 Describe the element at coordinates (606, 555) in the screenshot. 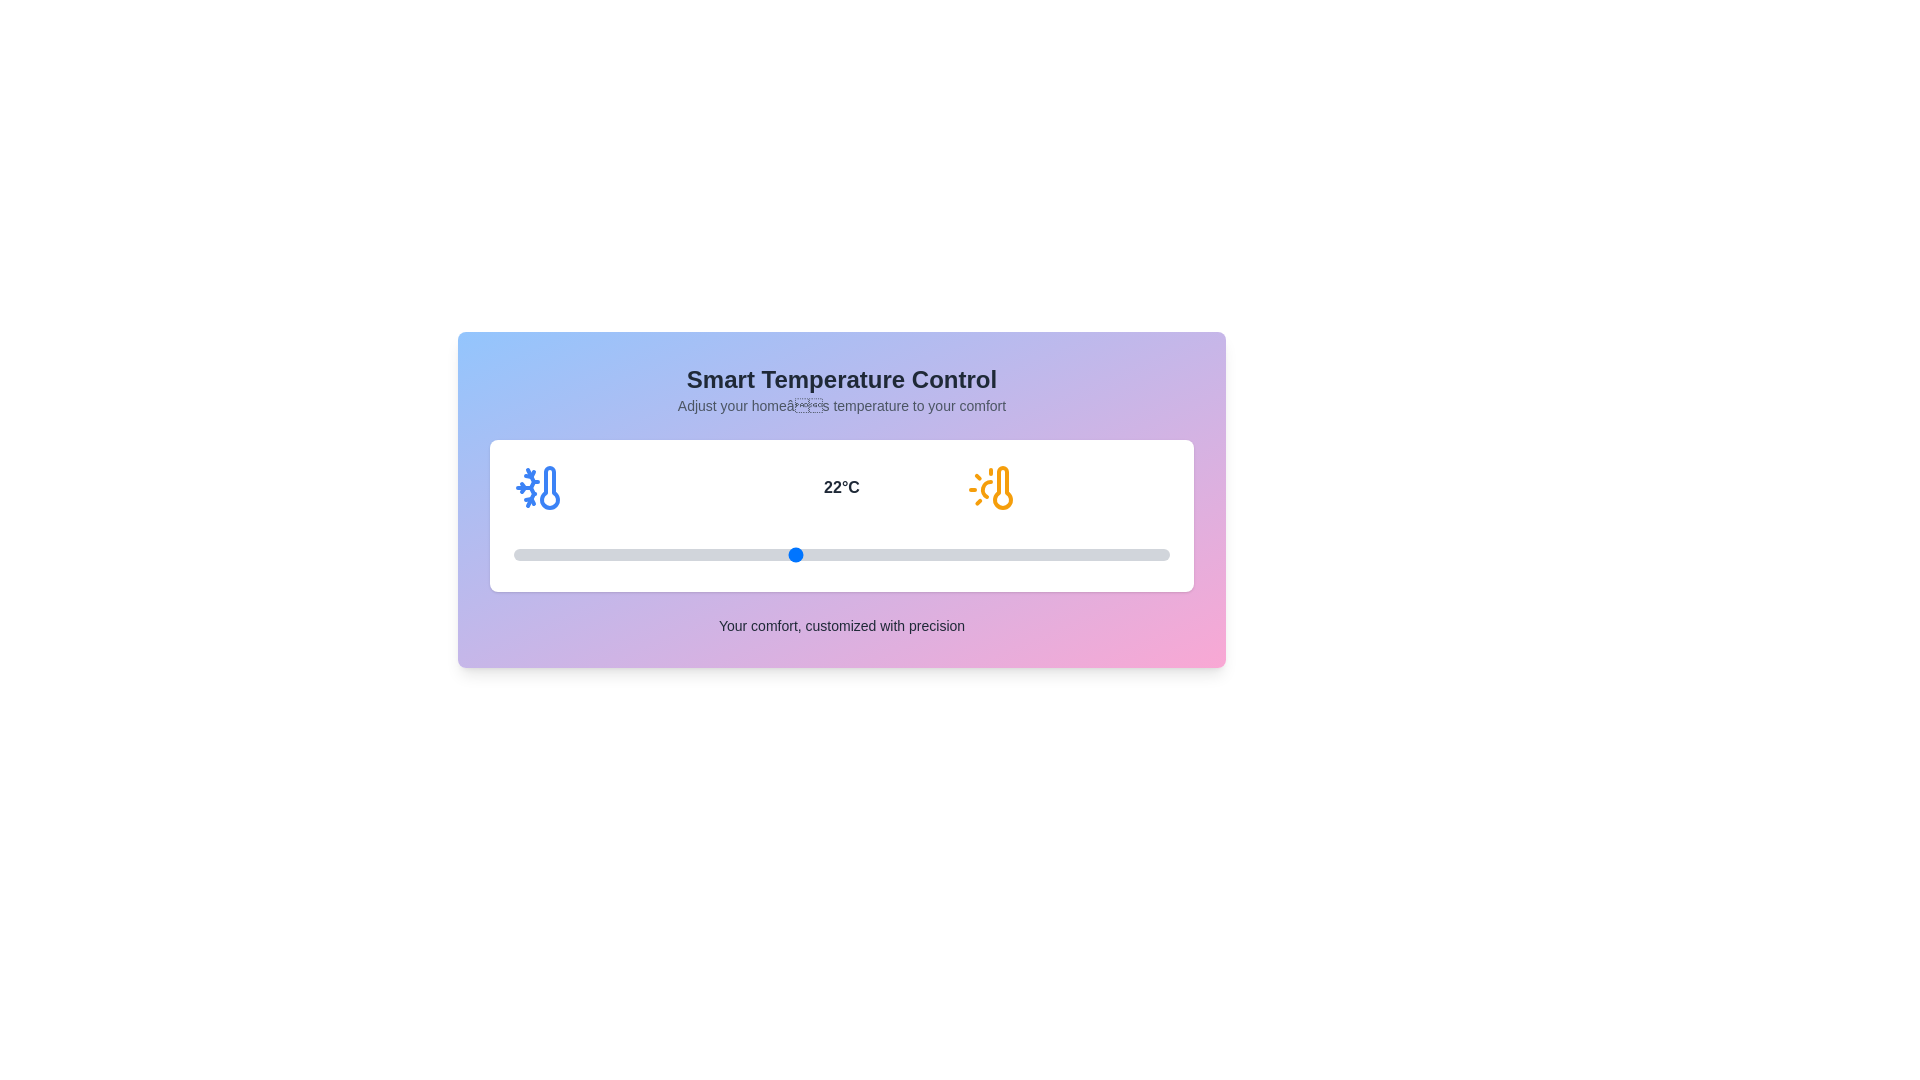

I see `the temperature to 18°C by interacting with the slider` at that location.